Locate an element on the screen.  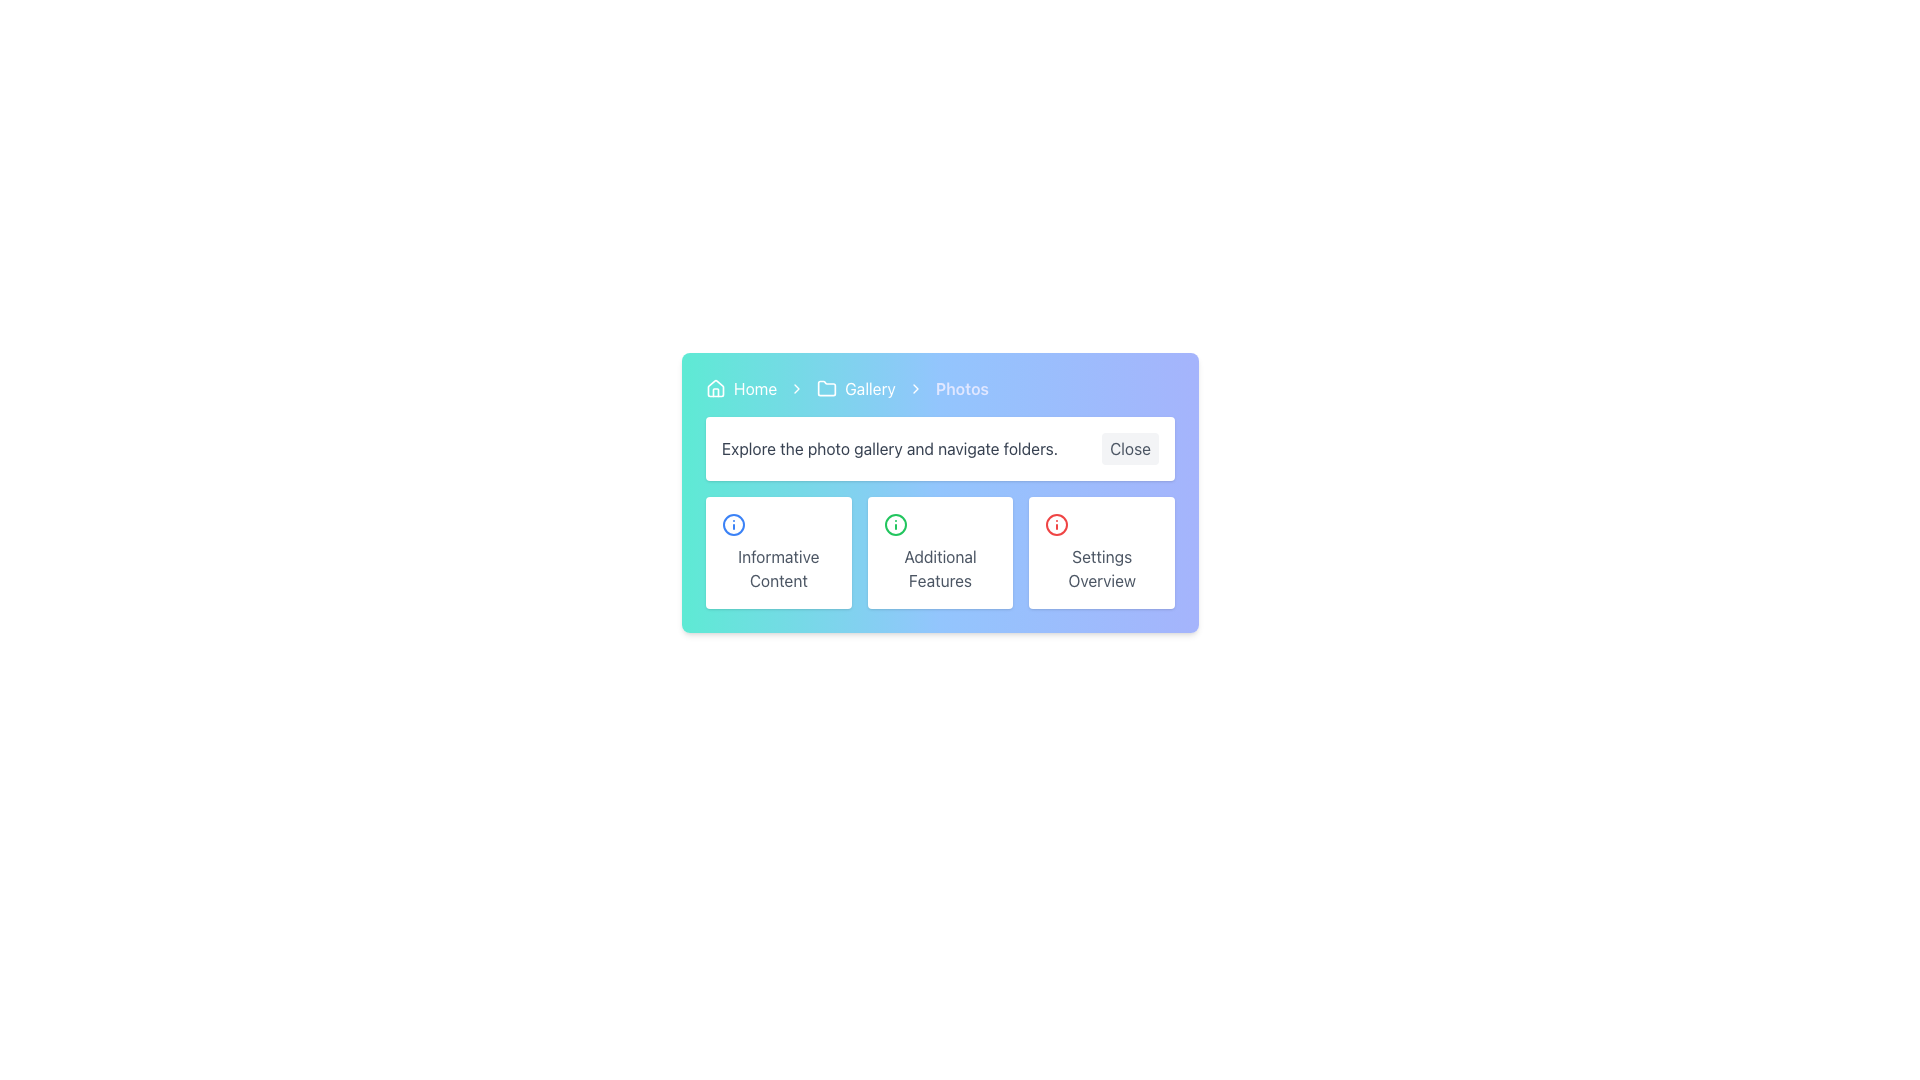
the static text label located at the center-bottom of the leftmost card in a row of similar styled cards, which provides information and is positioned below an info icon is located at coordinates (777, 569).